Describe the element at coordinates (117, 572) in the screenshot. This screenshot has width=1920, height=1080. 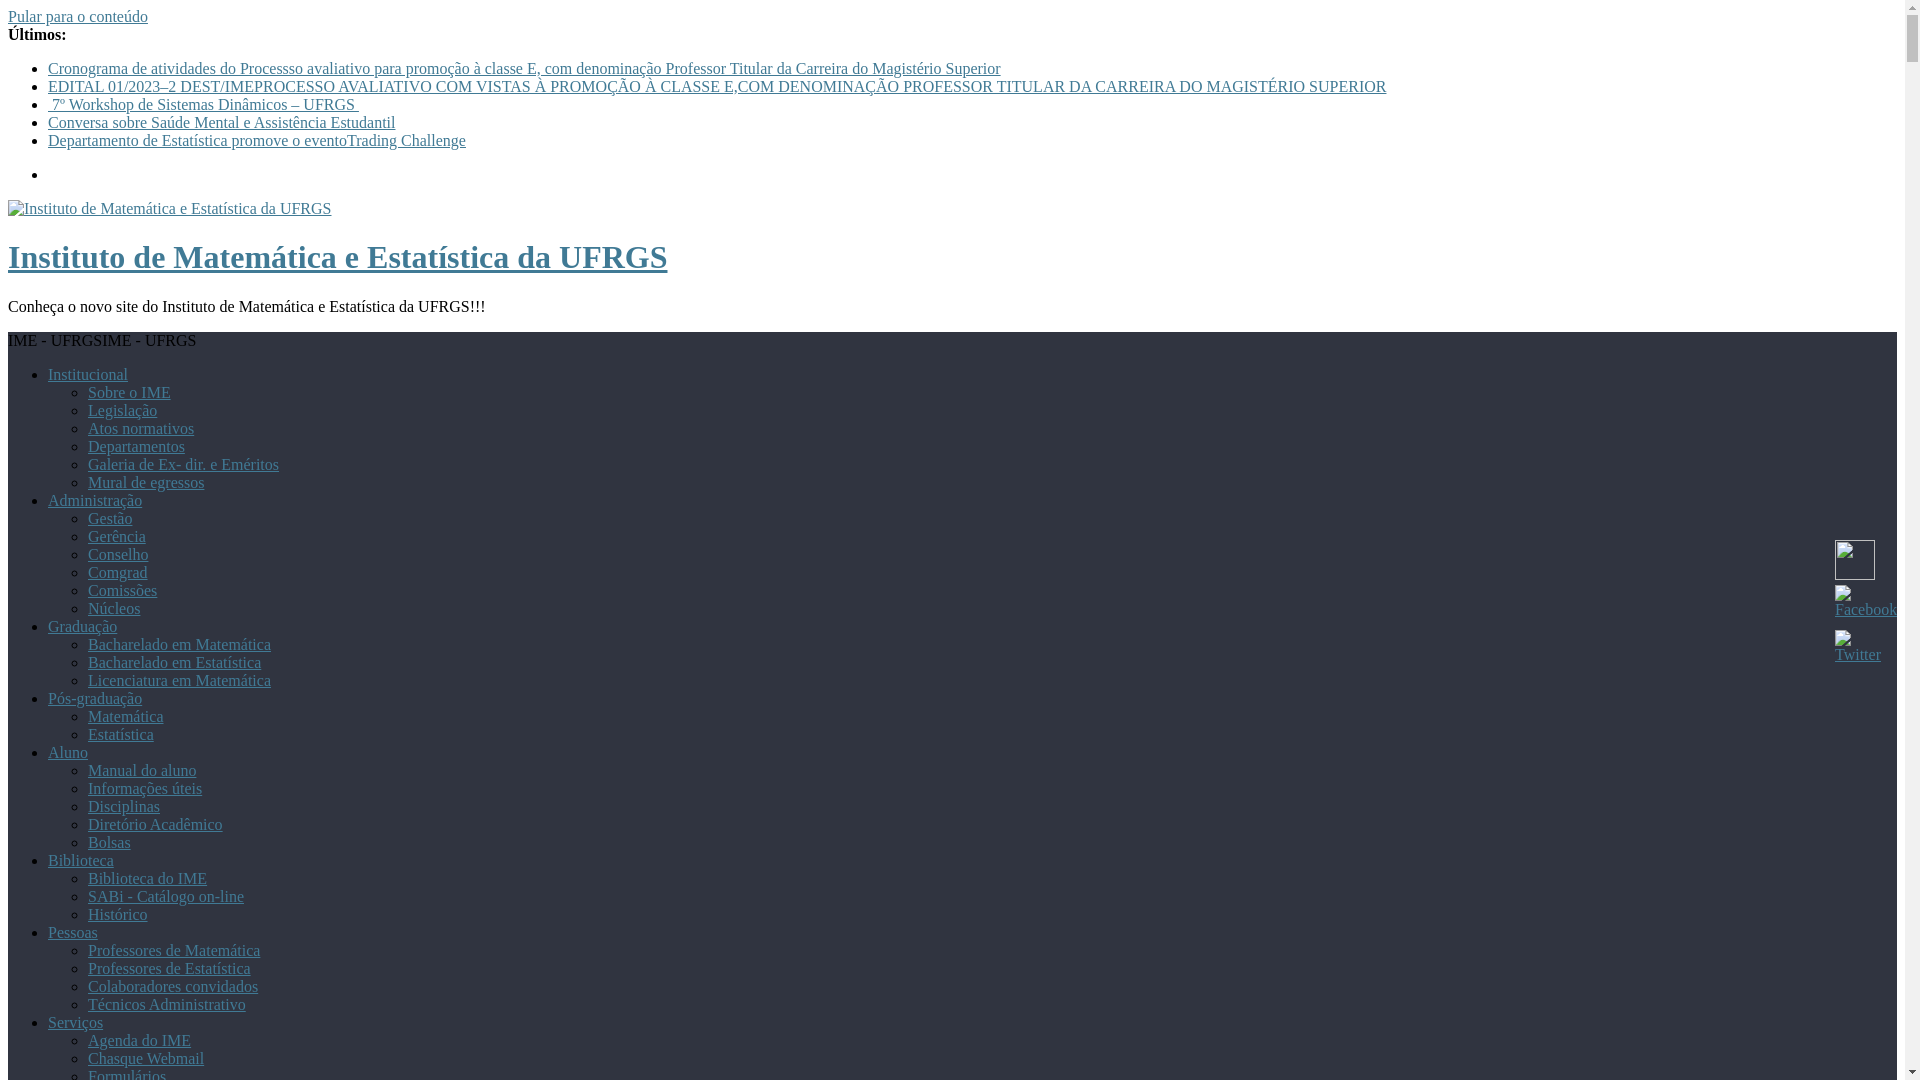
I see `'Comgrad'` at that location.